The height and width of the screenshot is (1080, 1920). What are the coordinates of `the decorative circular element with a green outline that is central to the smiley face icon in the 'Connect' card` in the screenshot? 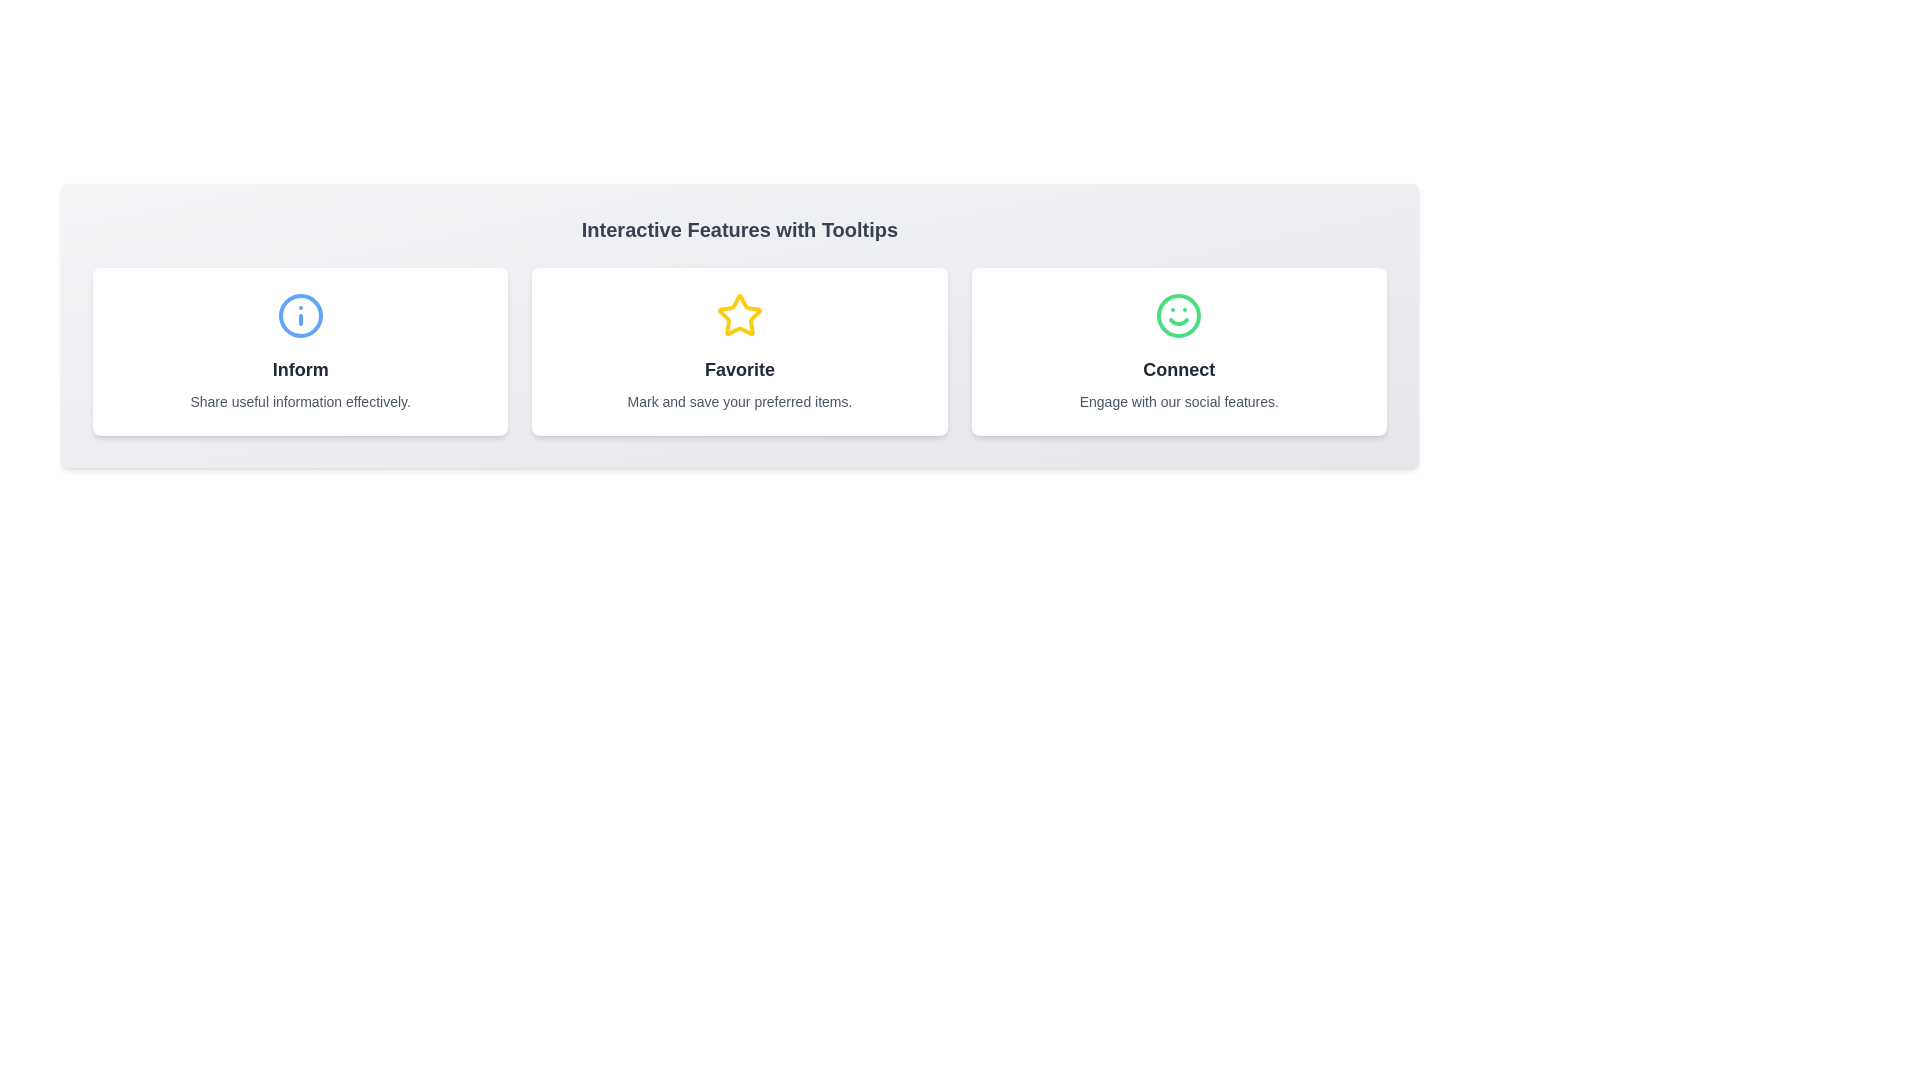 It's located at (1179, 315).